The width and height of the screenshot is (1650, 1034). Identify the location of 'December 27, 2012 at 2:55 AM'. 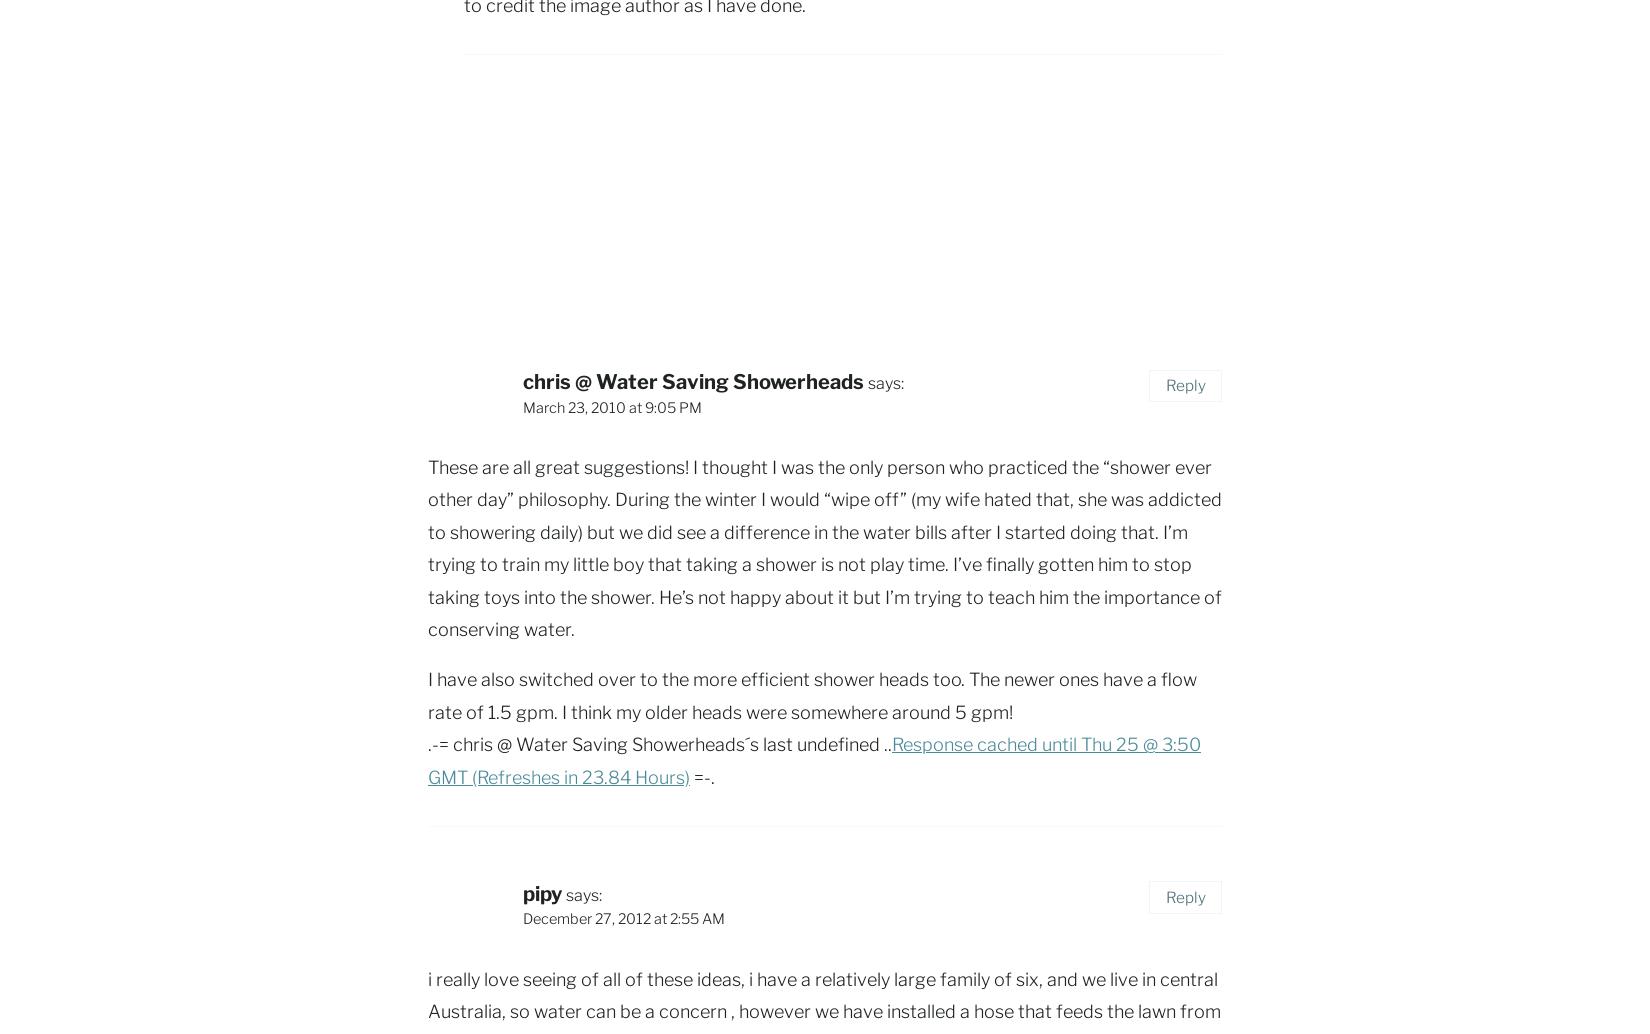
(623, 918).